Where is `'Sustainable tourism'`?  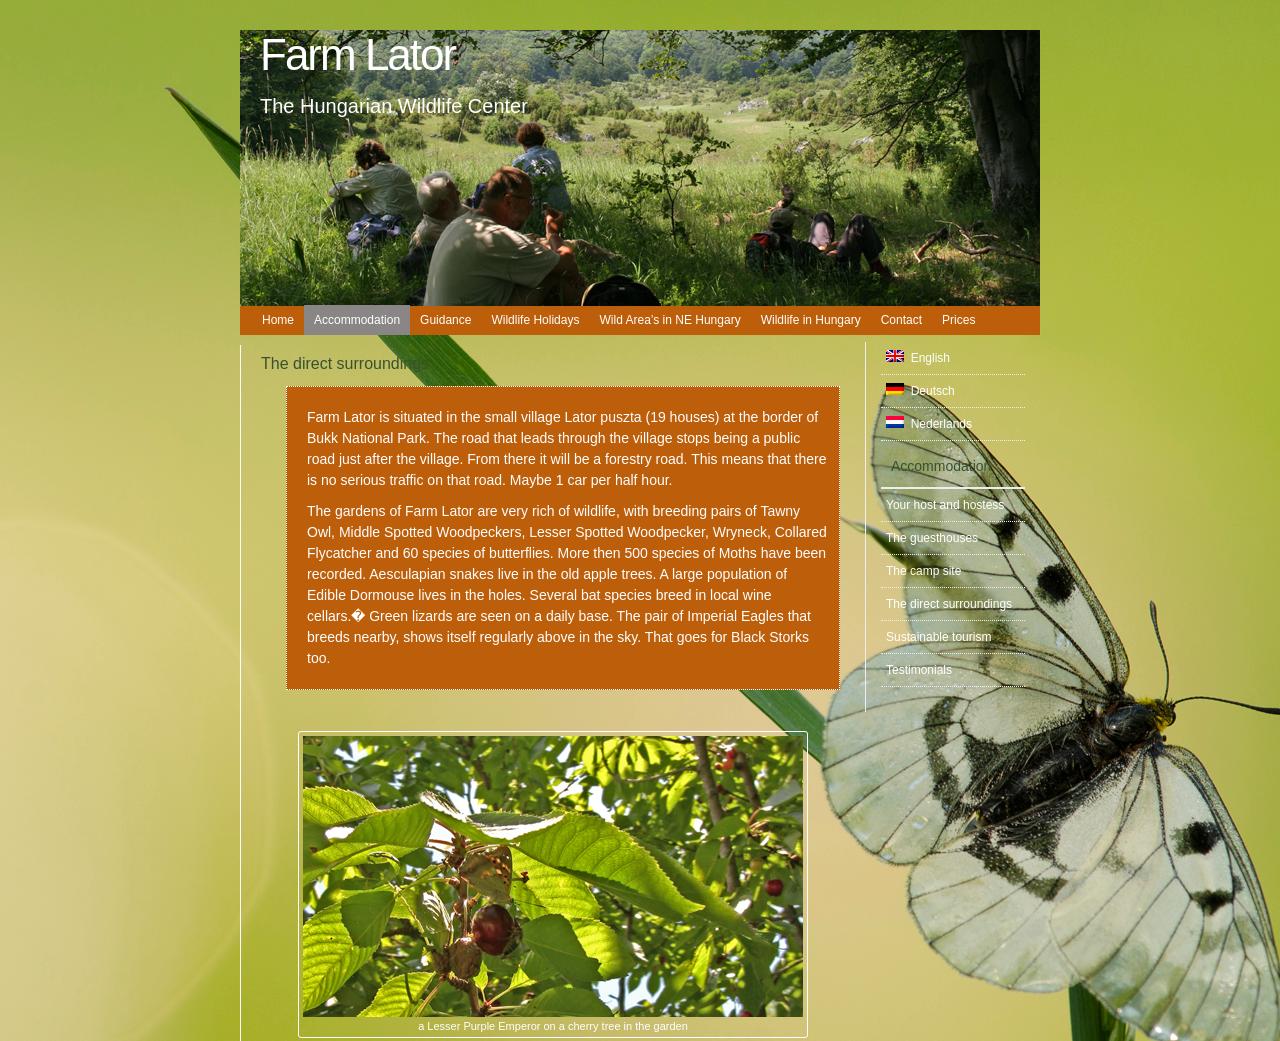
'Sustainable tourism' is located at coordinates (937, 635).